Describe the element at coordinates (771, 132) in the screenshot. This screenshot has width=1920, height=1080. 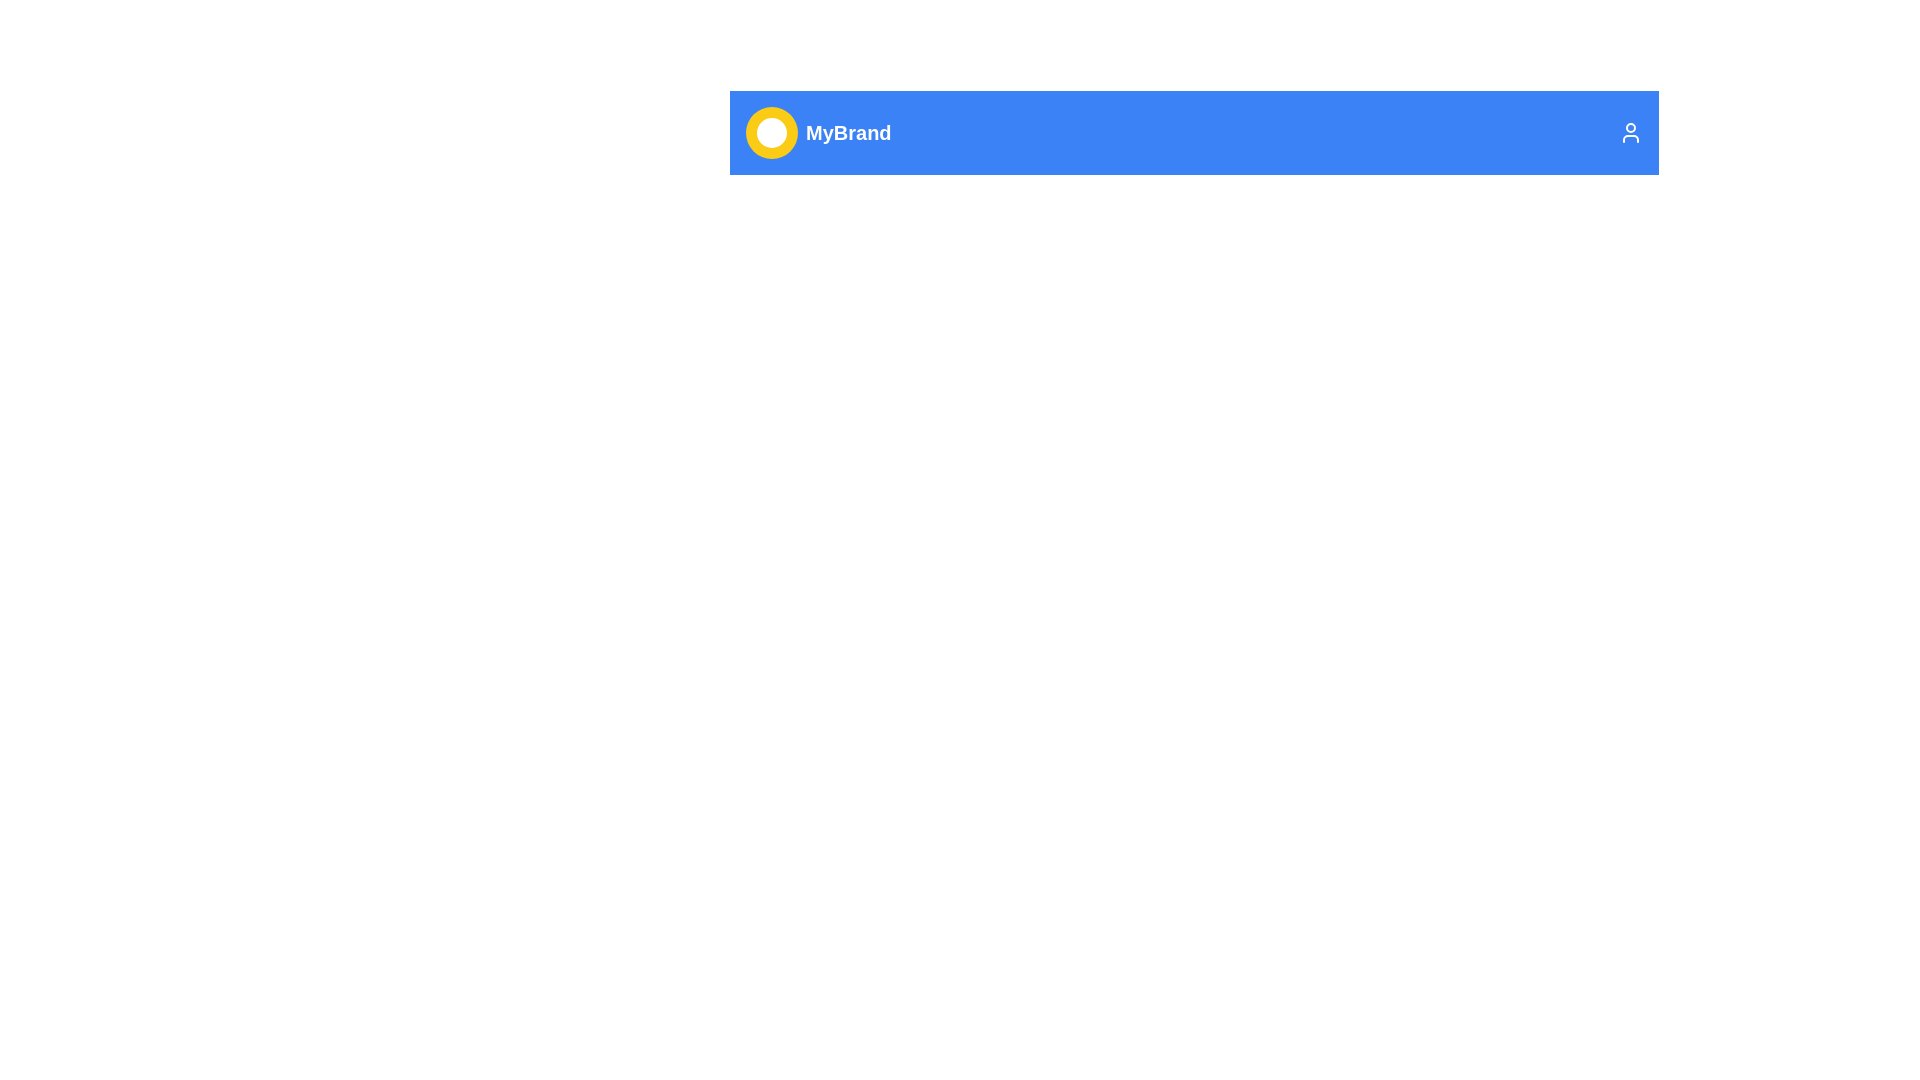
I see `Circle element in the SVG graphic, which is part of the logo next to 'MyBrand' located in the top-left corner of the navigation bar` at that location.